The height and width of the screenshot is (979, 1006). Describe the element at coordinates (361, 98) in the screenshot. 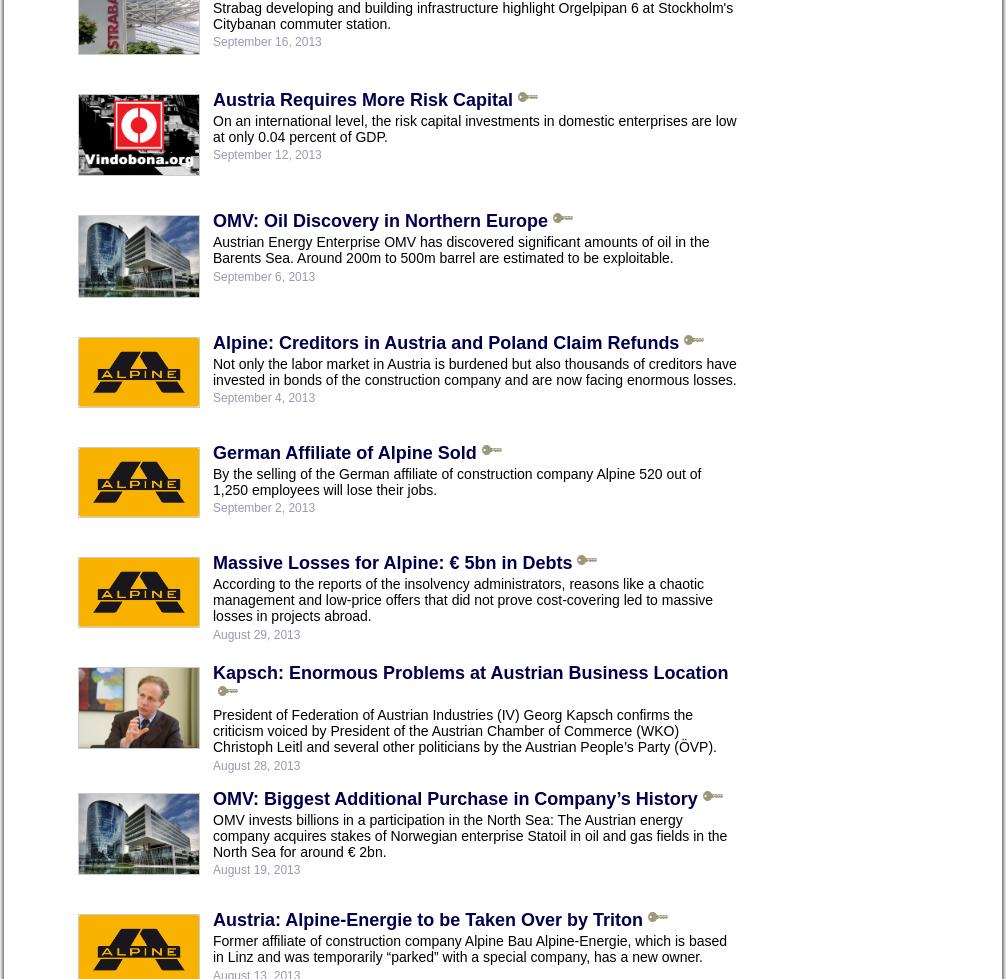

I see `'Austria Requires More Risk Capital'` at that location.